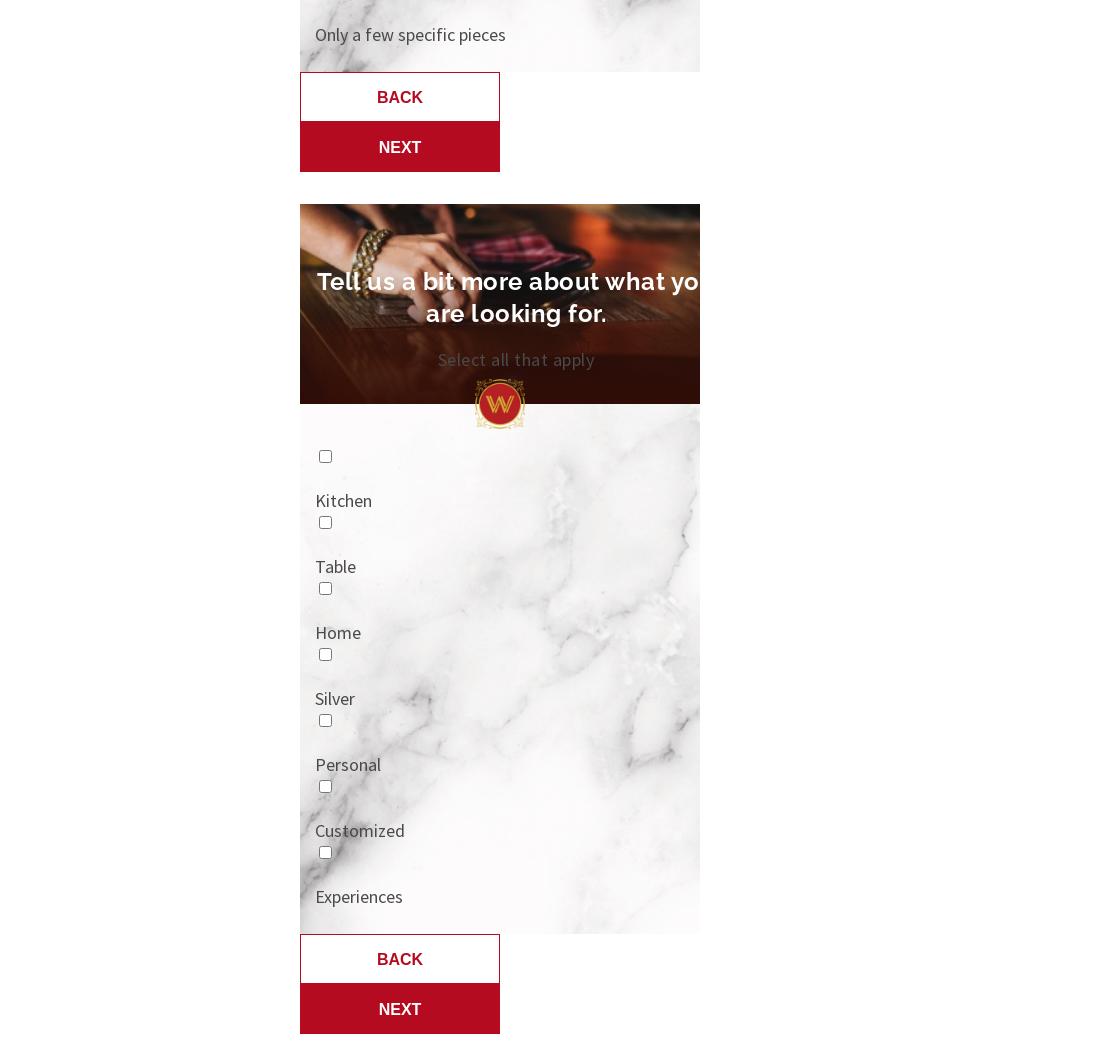 The width and height of the screenshot is (1113, 1051). Describe the element at coordinates (343, 499) in the screenshot. I see `'Kitchen'` at that location.